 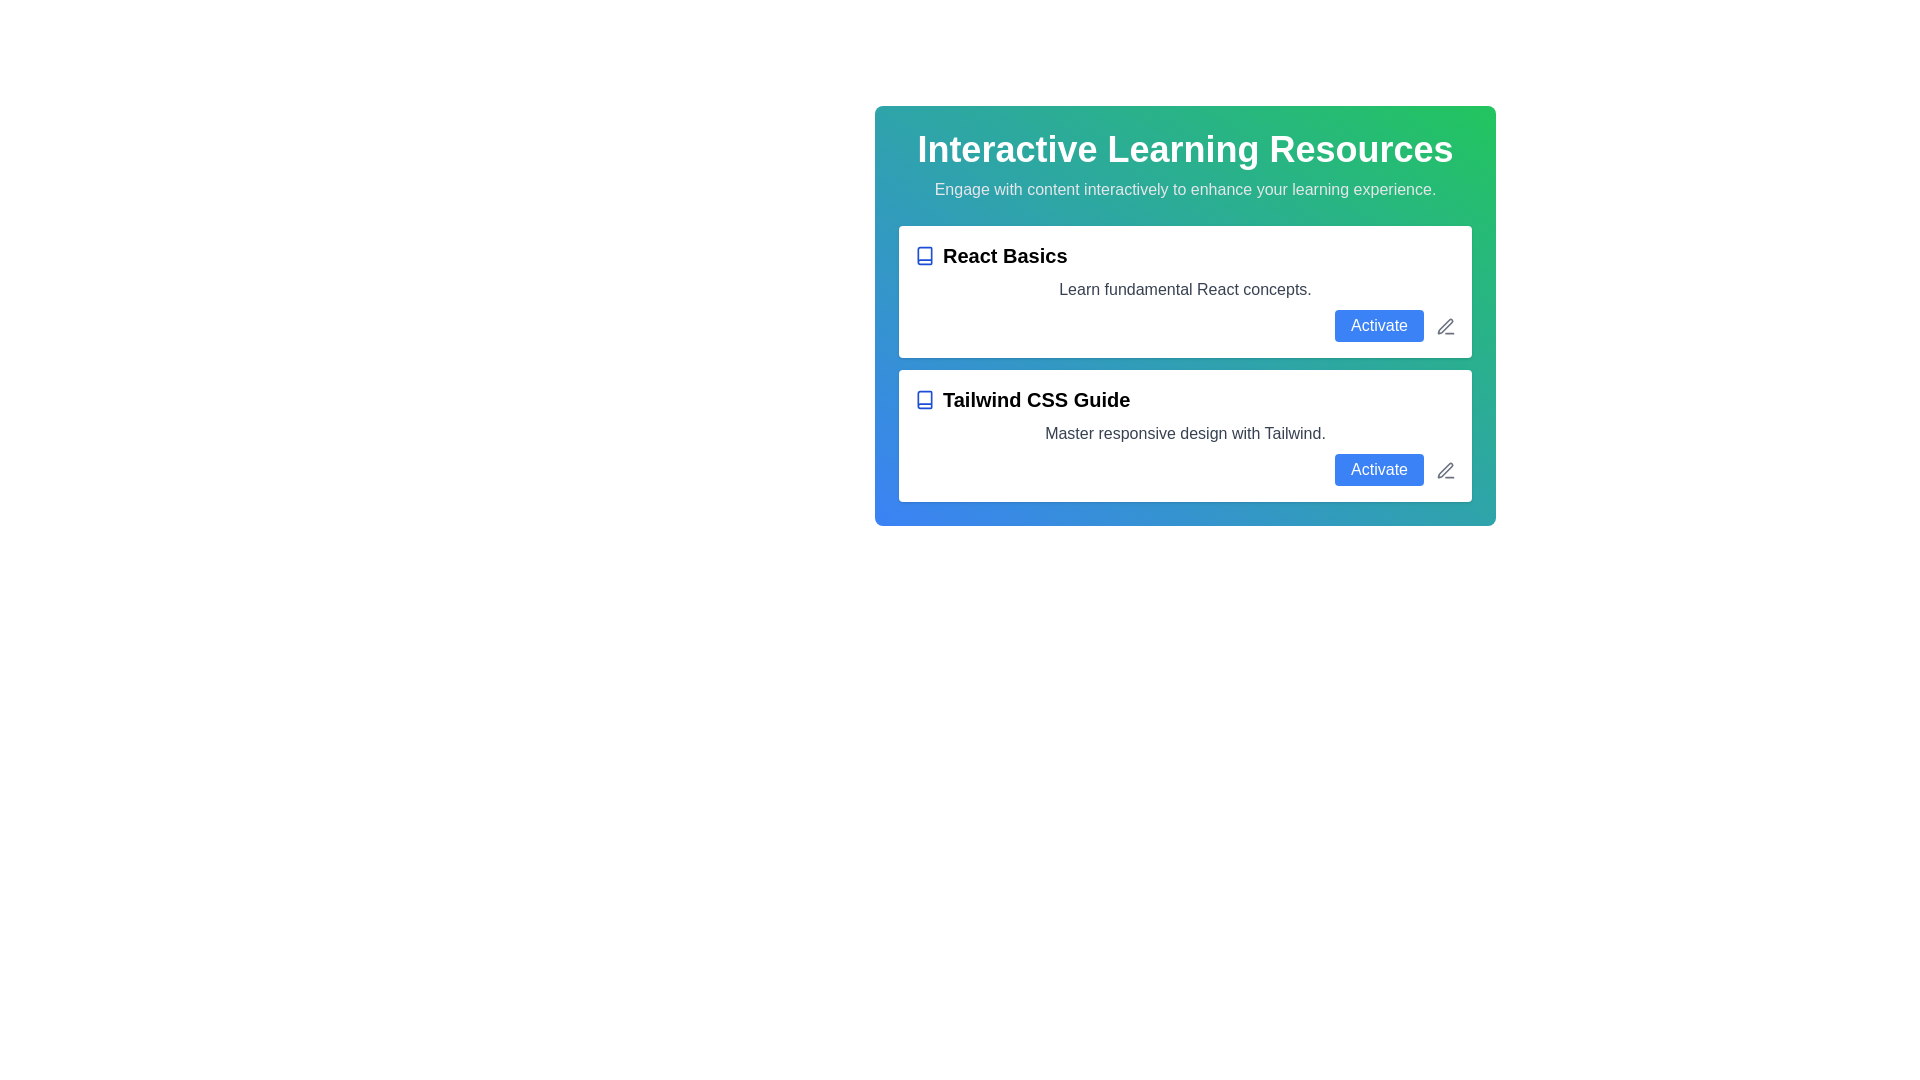 What do you see at coordinates (1185, 400) in the screenshot?
I see `Text Header with Icon located at the top of the second card in the list of learning resources, which serves as the main title for the card` at bounding box center [1185, 400].